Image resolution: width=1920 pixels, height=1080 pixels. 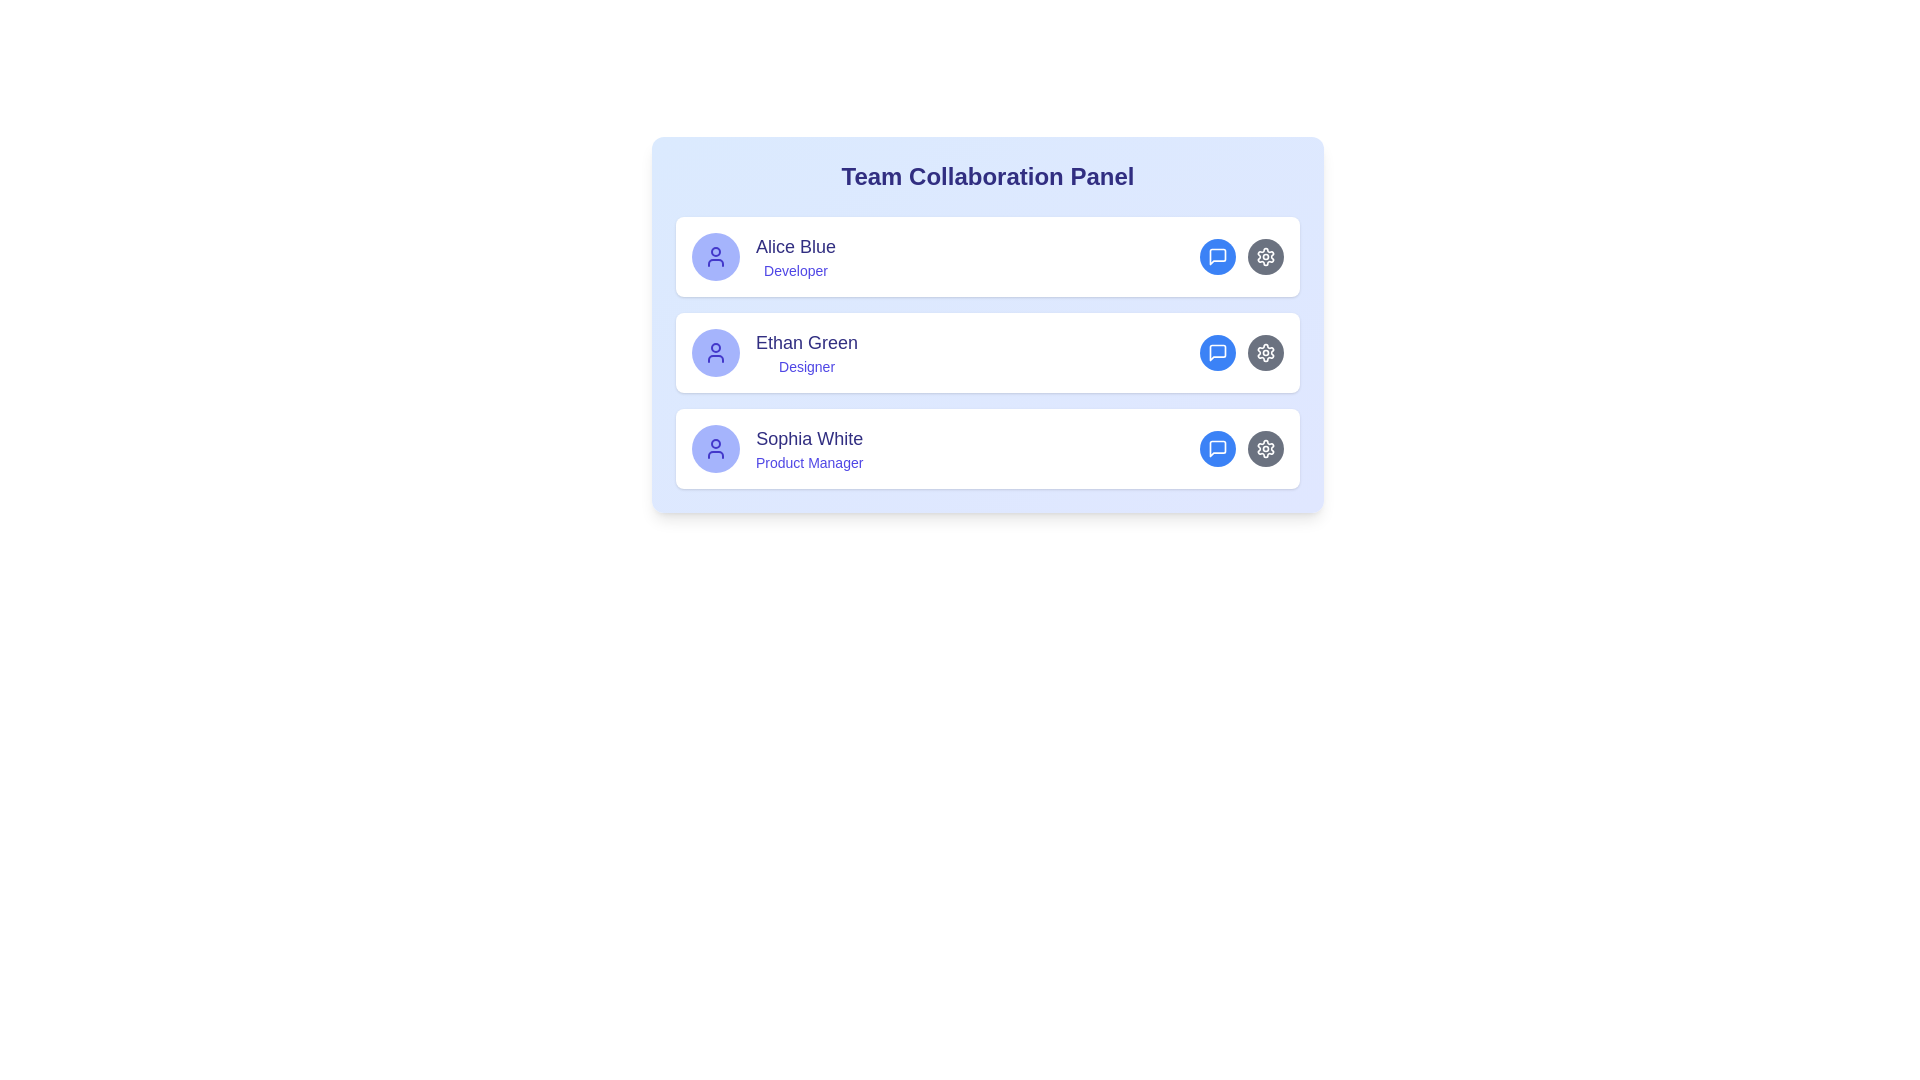 What do you see at coordinates (1217, 447) in the screenshot?
I see `the message icon in the 'Sophia White' user card, which is the first icon in the third row` at bounding box center [1217, 447].